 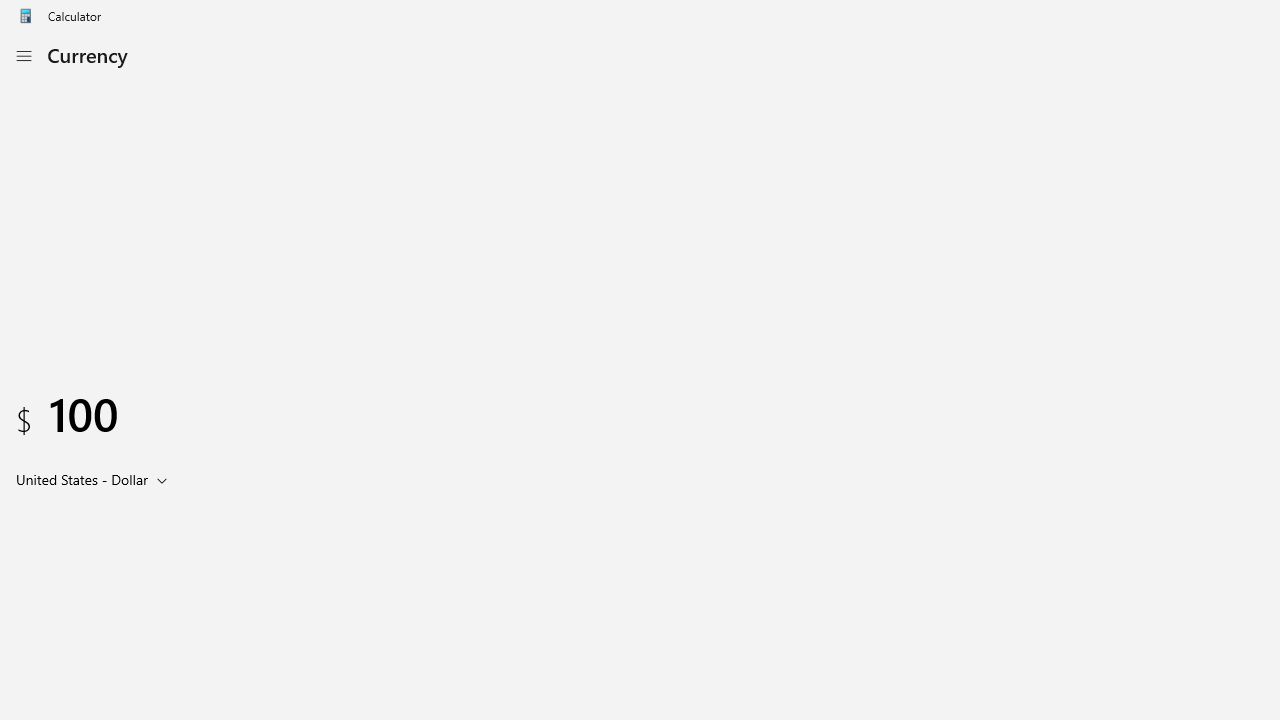 What do you see at coordinates (23, 55) in the screenshot?
I see `'Open Navigation'` at bounding box center [23, 55].